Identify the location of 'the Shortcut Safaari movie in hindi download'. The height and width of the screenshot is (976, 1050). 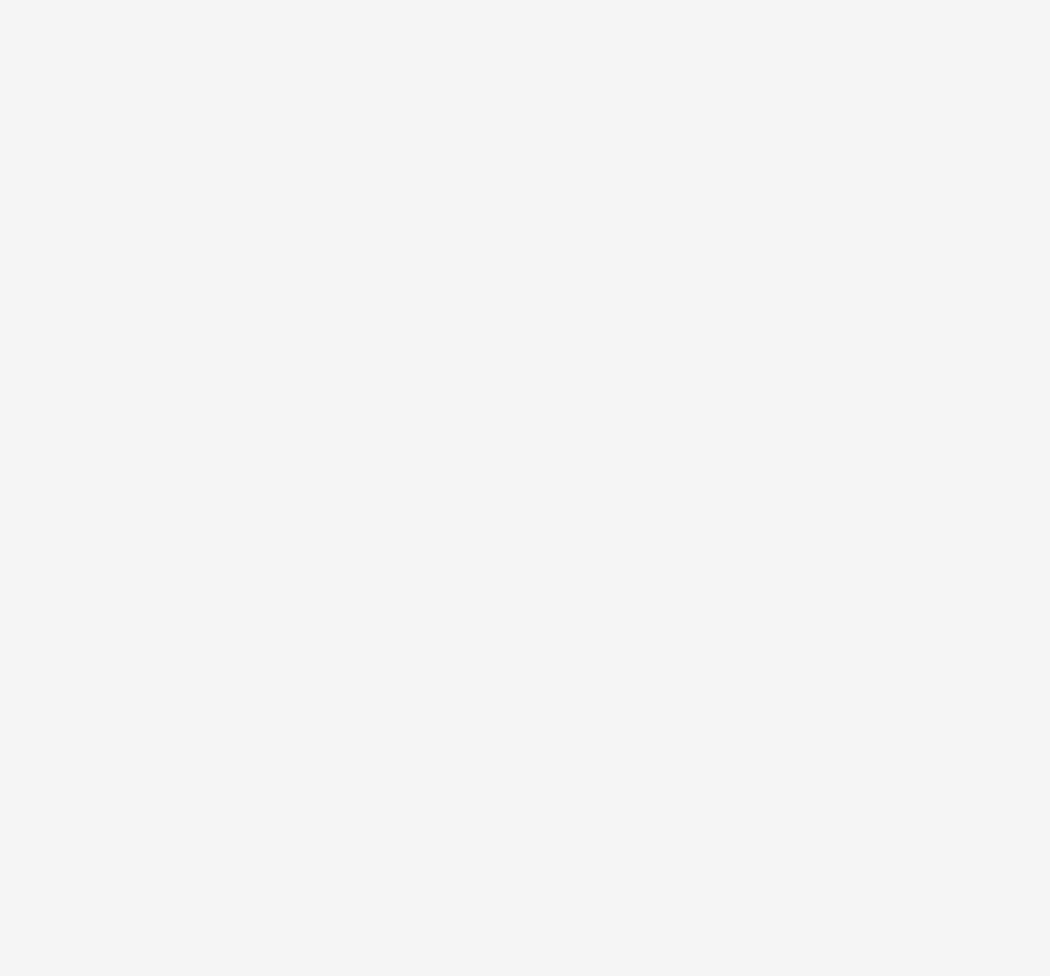
(349, 923).